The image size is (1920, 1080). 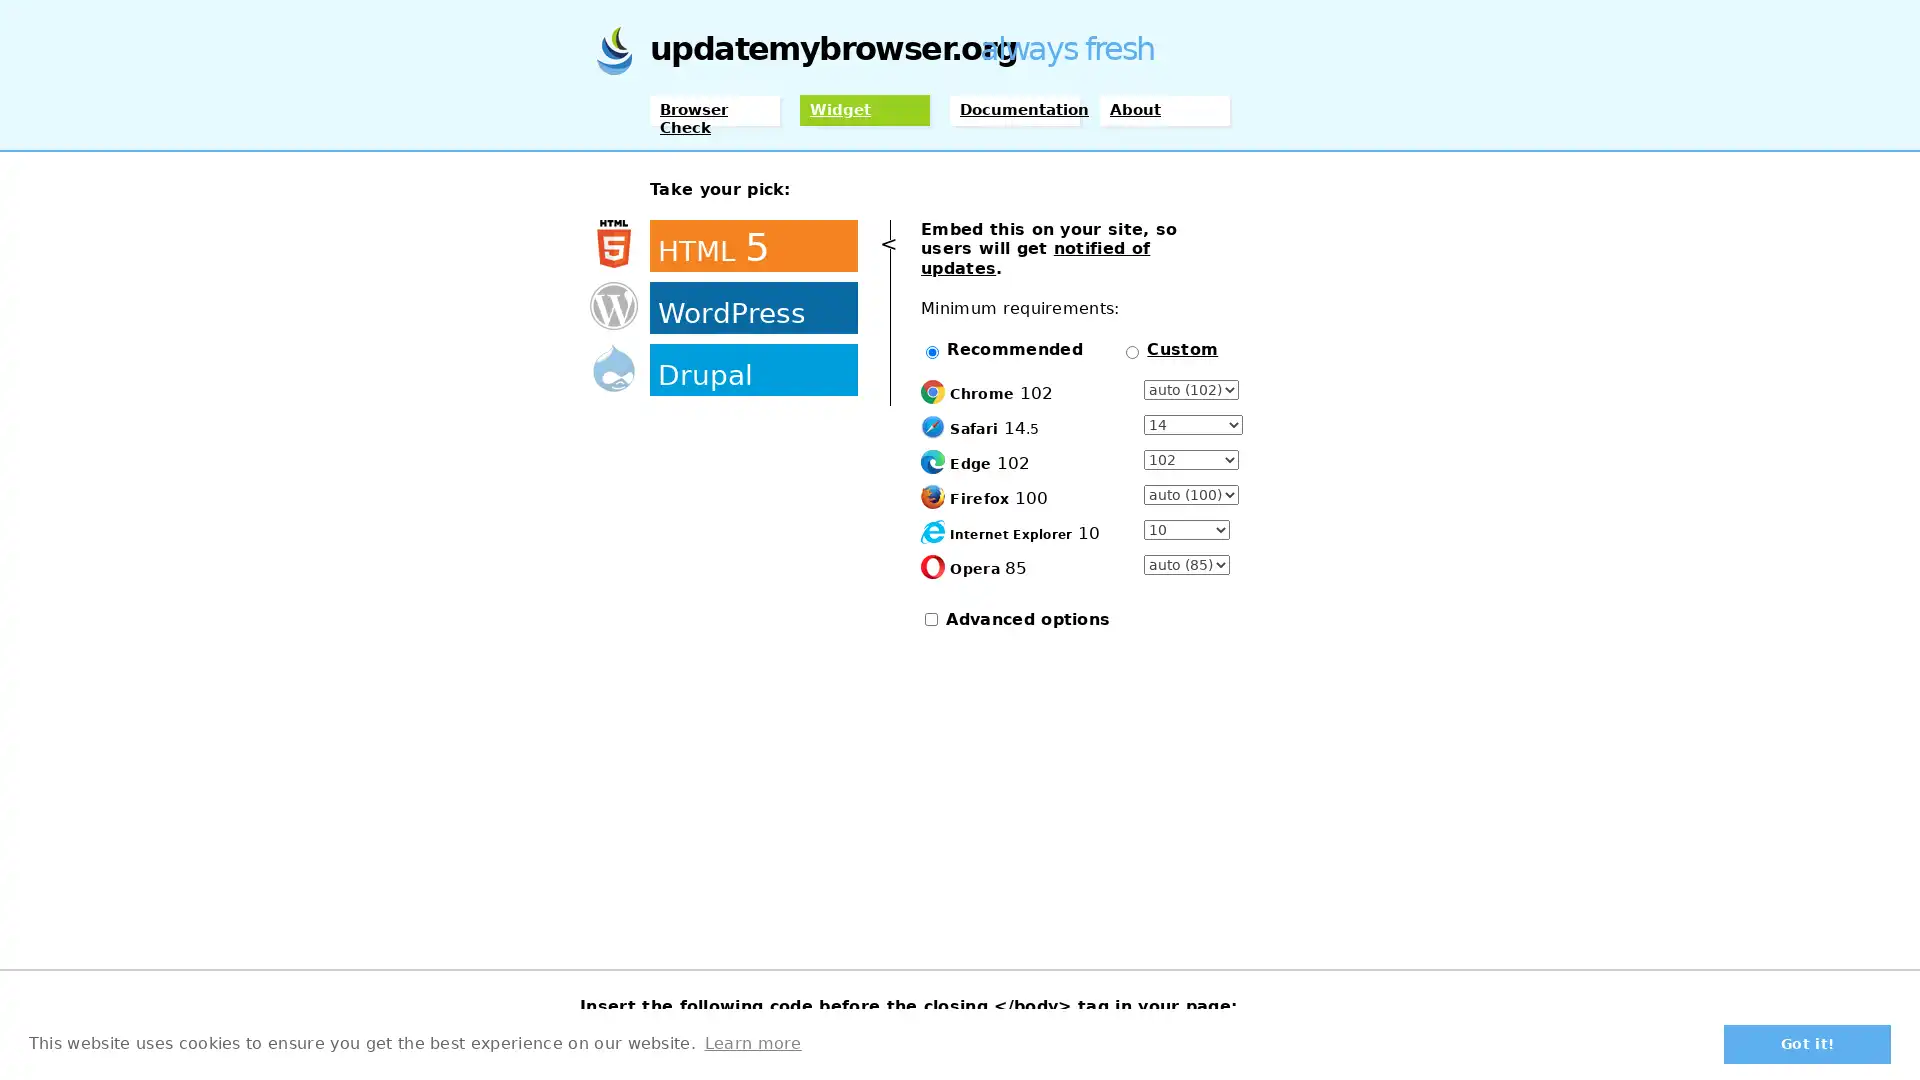 I want to click on learn more about cookies, so click(x=751, y=1043).